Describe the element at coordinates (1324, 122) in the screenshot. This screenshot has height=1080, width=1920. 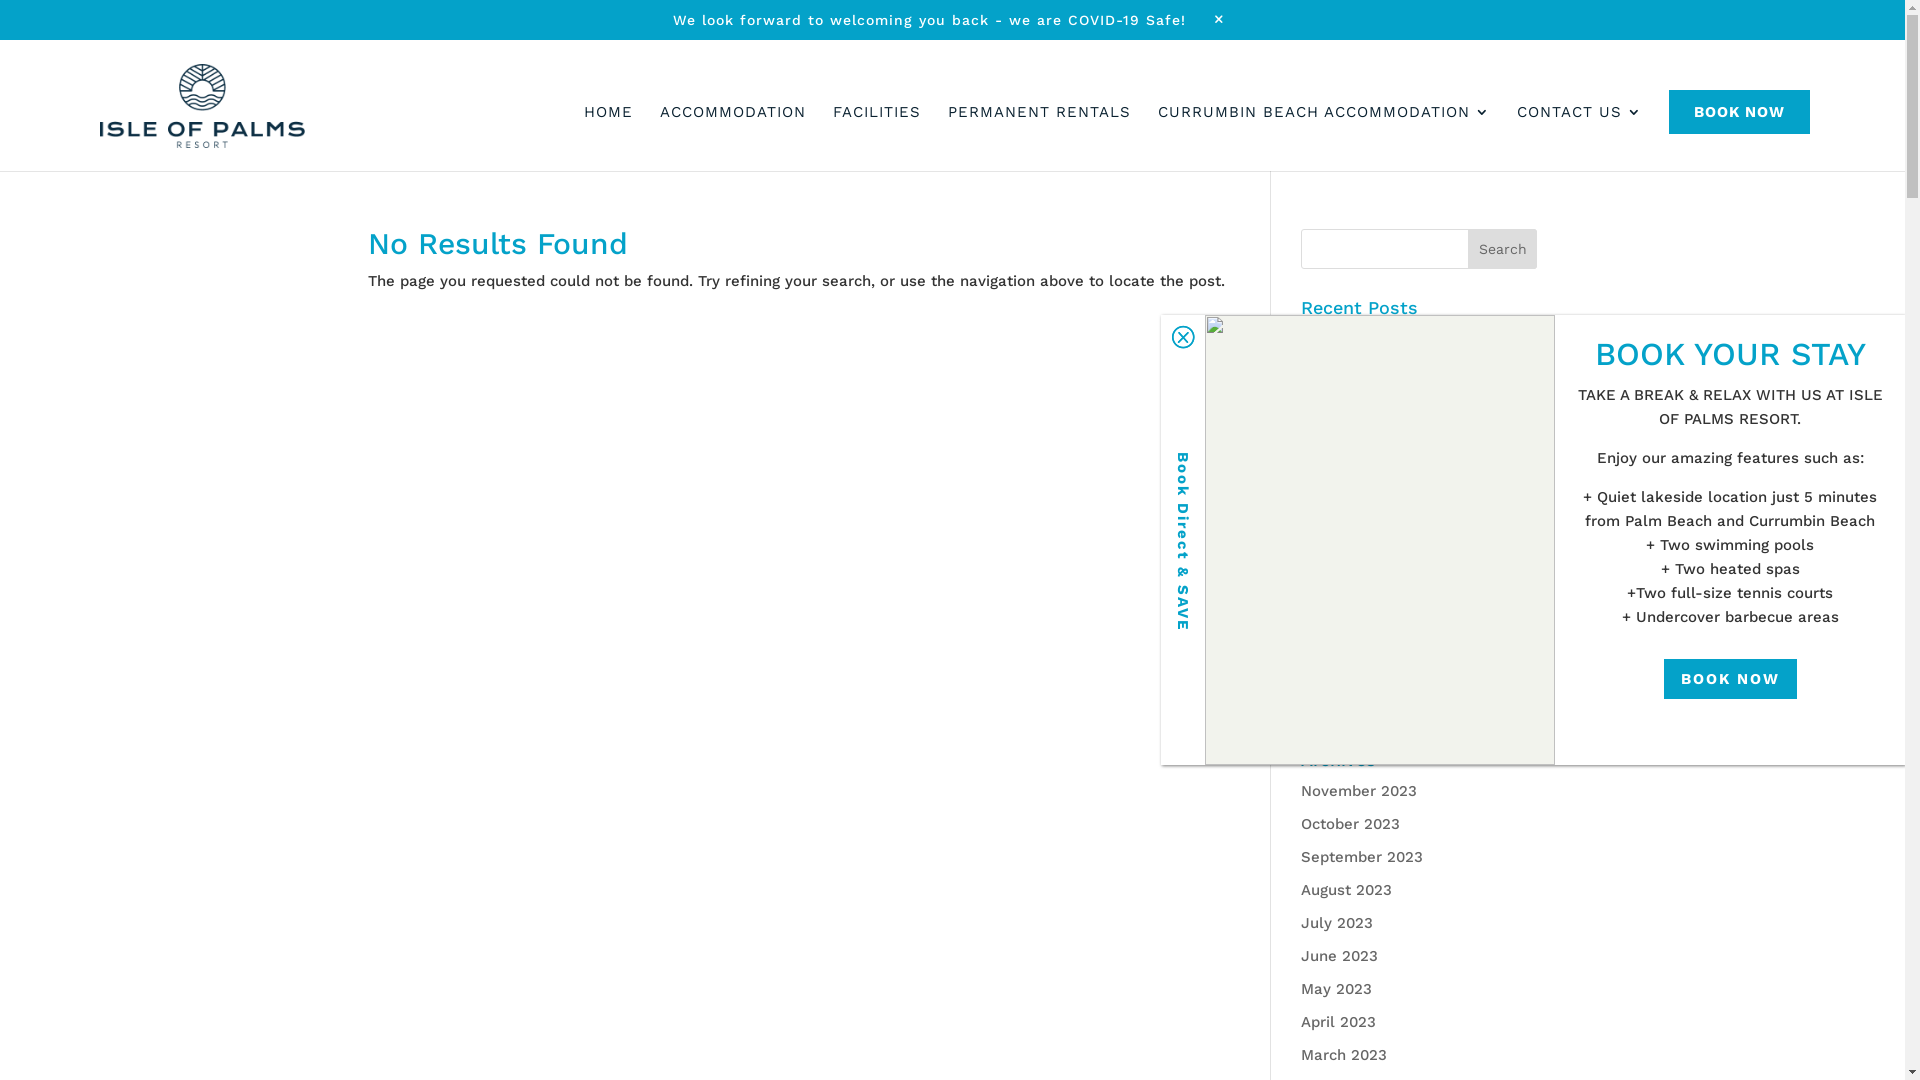
I see `'CURRUMBIN BEACH ACCOMMODATION'` at that location.